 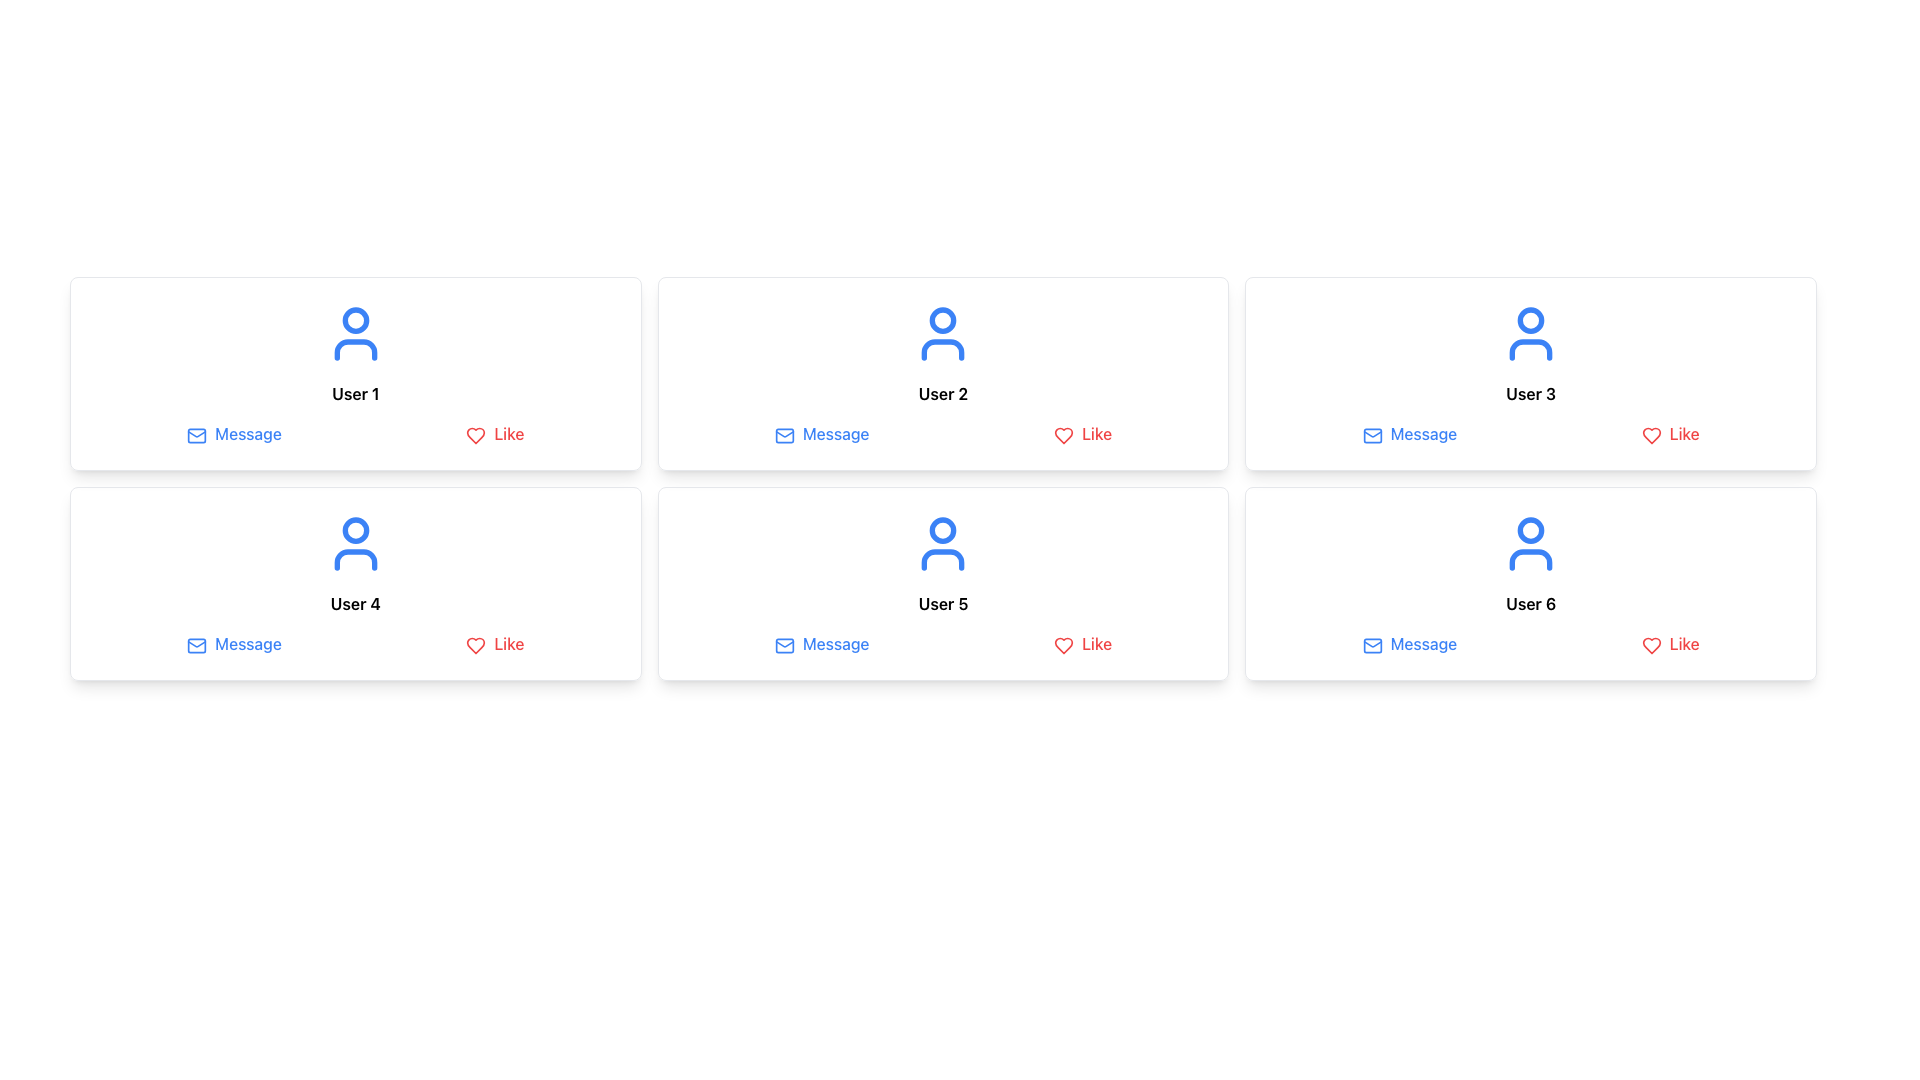 I want to click on the blue envelope icon associated with the 'Message' text in the second card of the second row for User 5, so click(x=783, y=645).